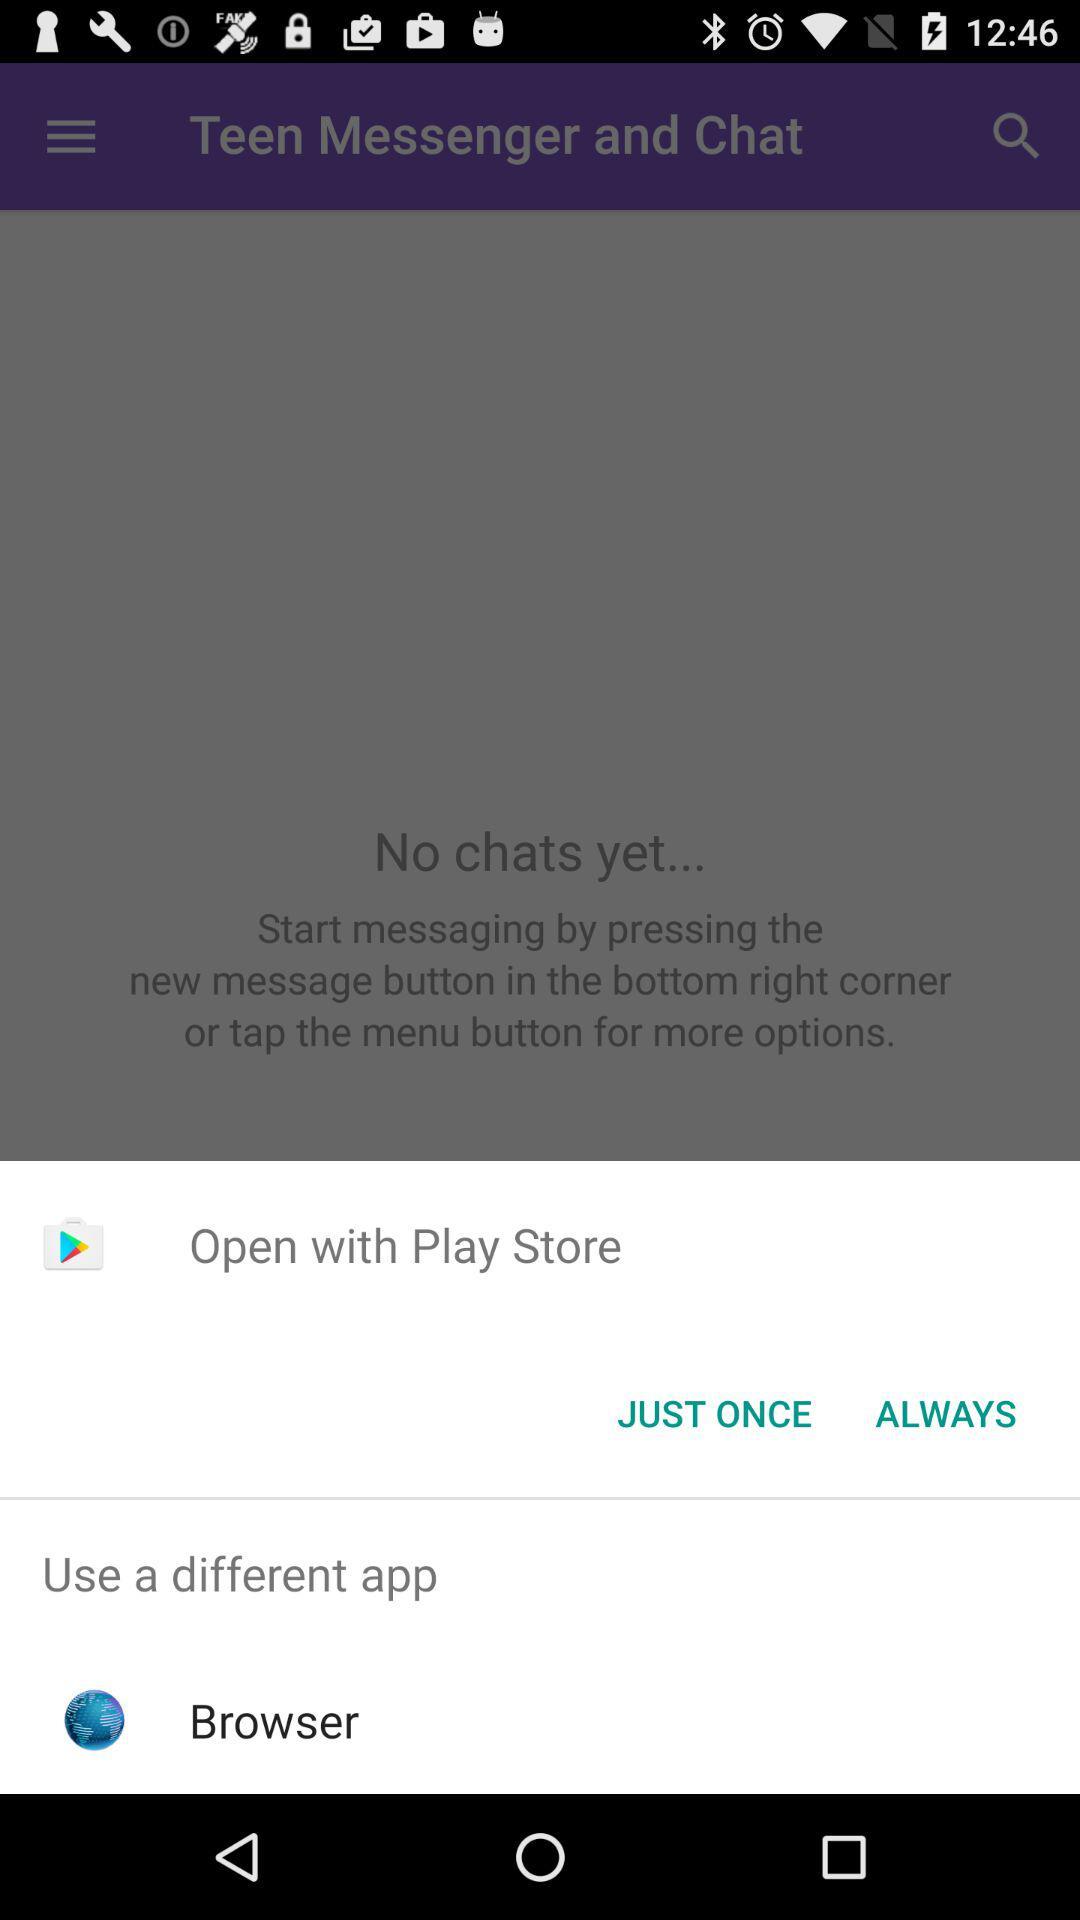 Image resolution: width=1080 pixels, height=1920 pixels. I want to click on the browser, so click(274, 1719).